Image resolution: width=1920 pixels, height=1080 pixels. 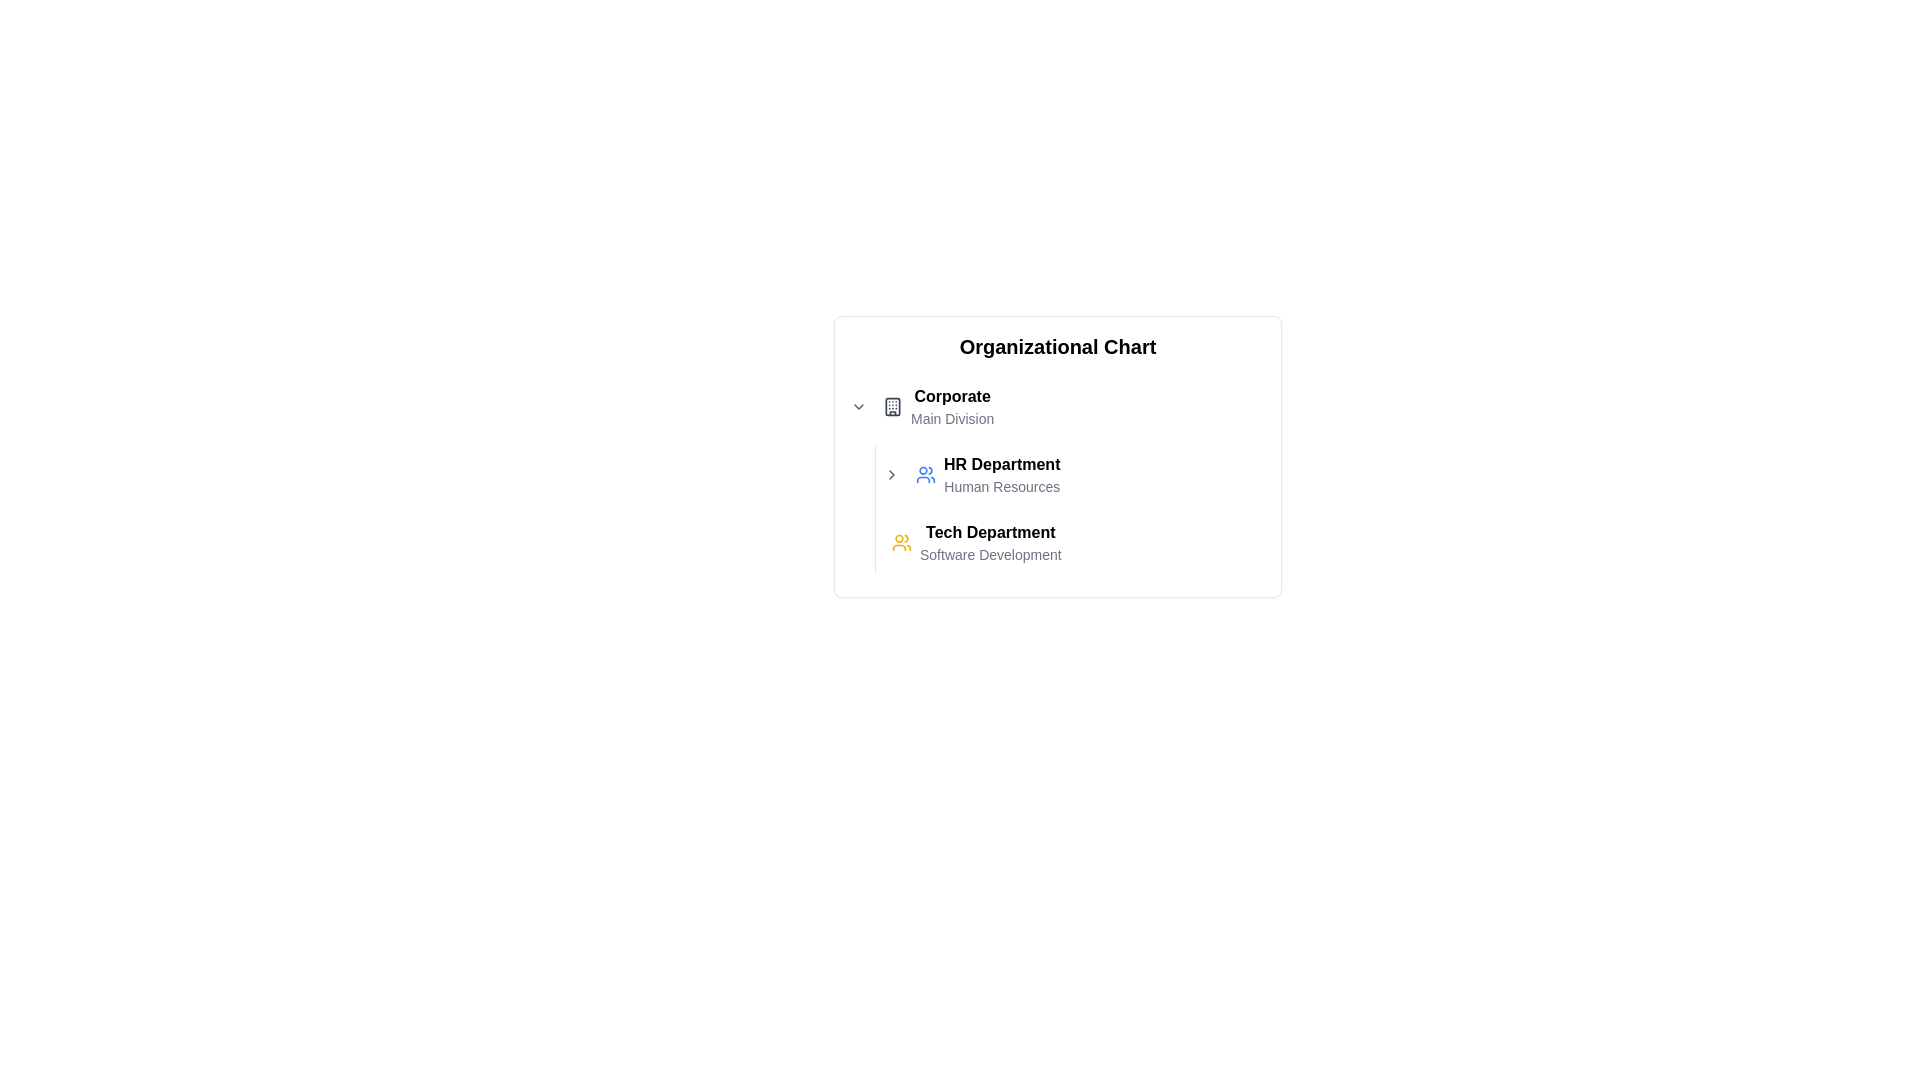 I want to click on the interactive button located to the left of the 'HR Department' text and directly below the 'Corporate' section in the organizational chart layout, so click(x=891, y=474).